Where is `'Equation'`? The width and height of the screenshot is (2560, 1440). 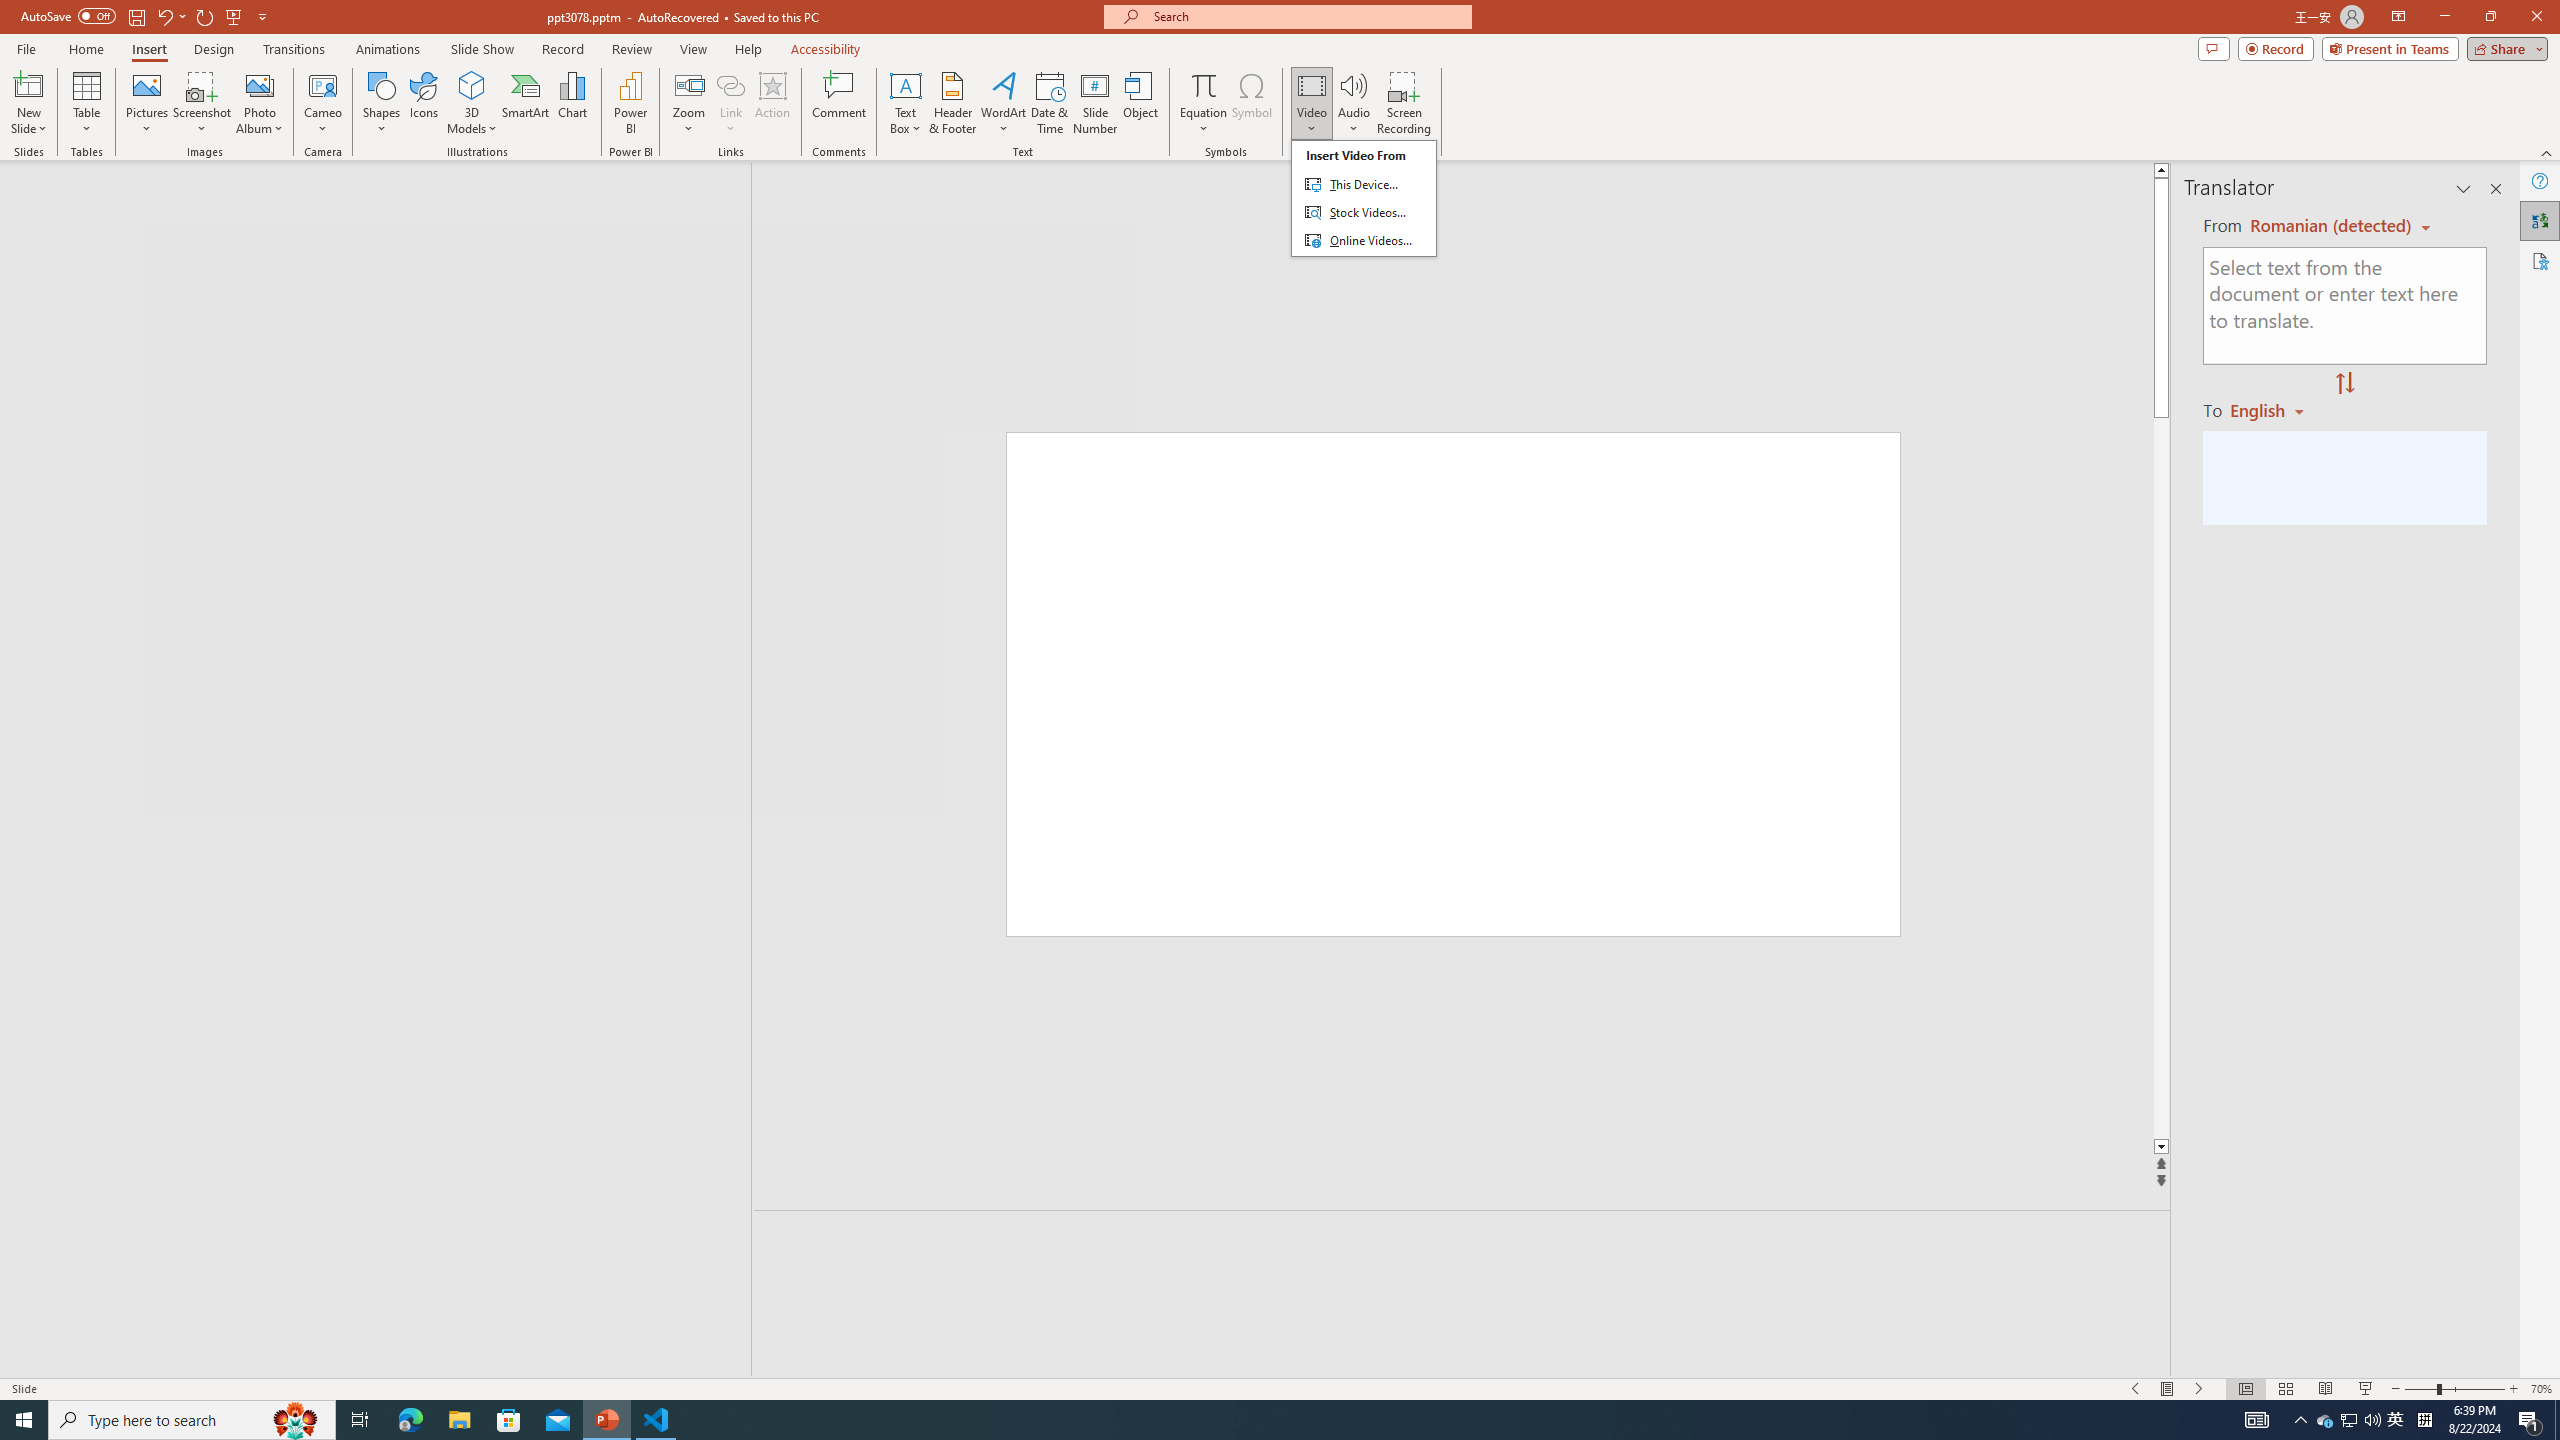
'Equation' is located at coordinates (1202, 84).